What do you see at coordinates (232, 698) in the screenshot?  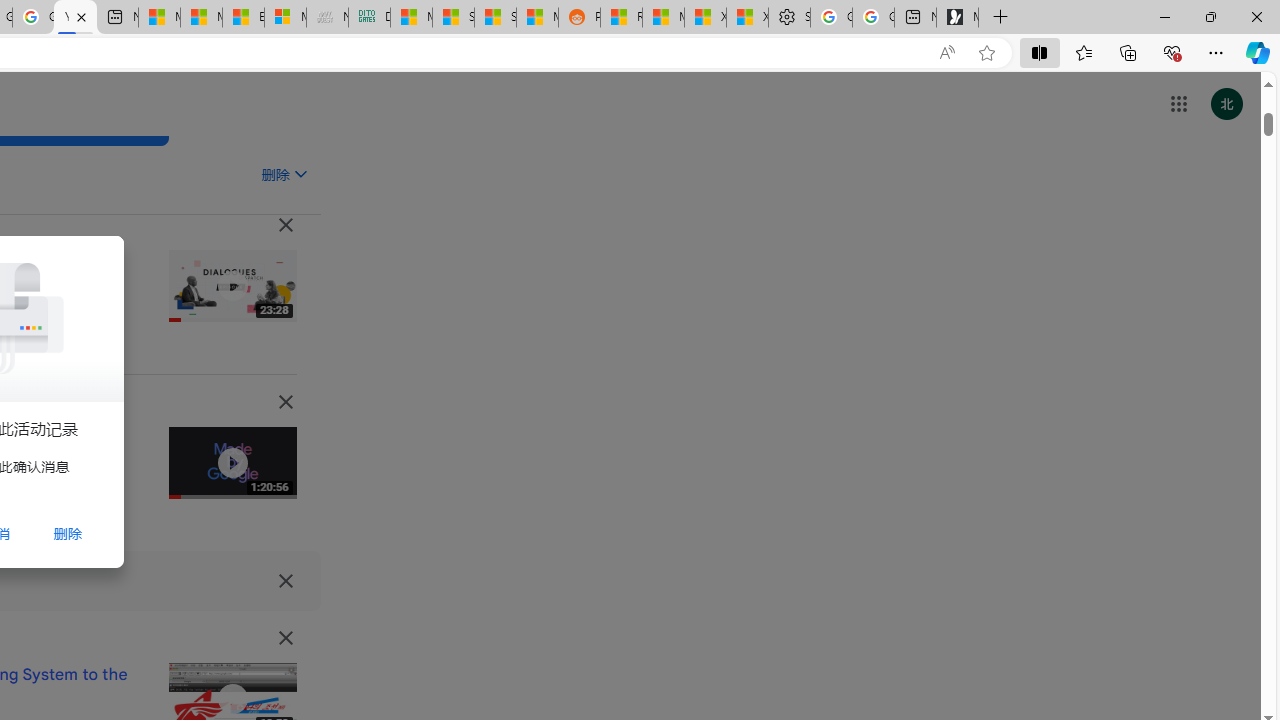 I see `'Class: IVR0f NMm5M'` at bounding box center [232, 698].